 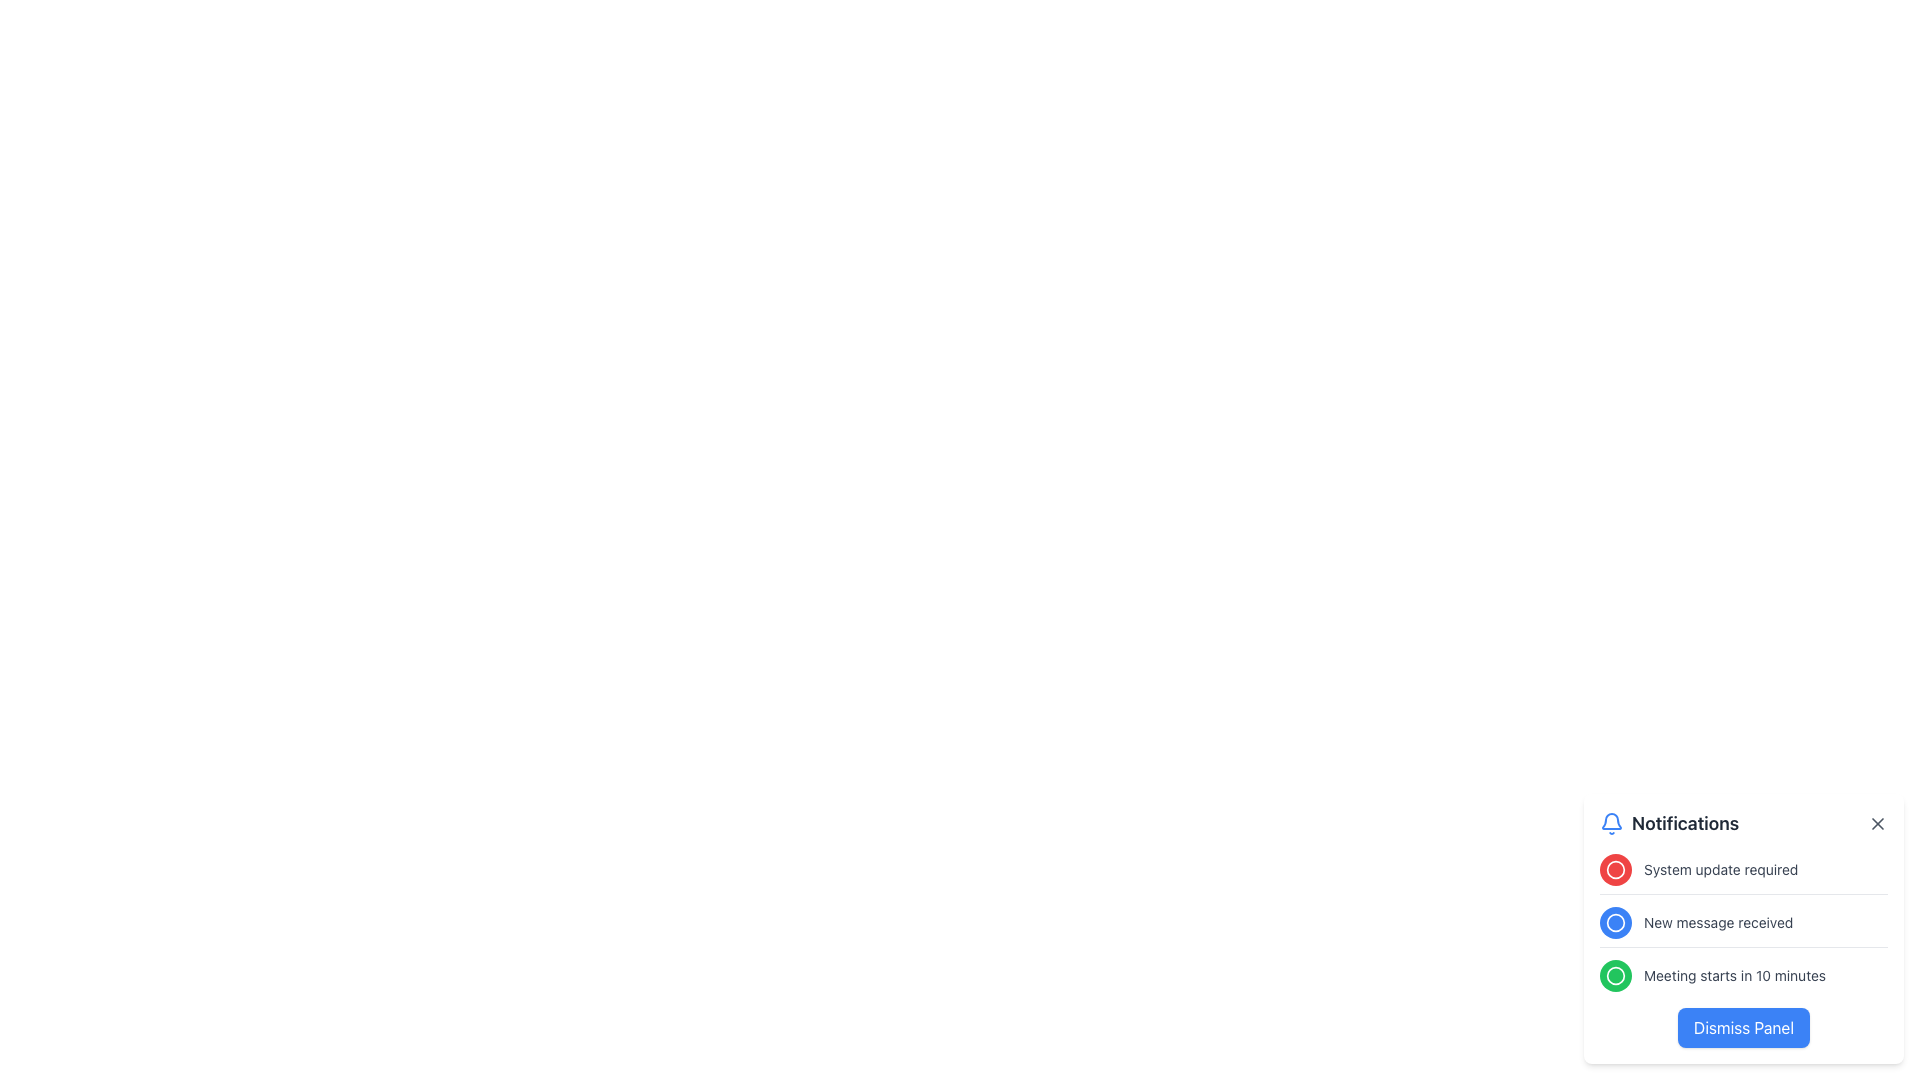 What do you see at coordinates (1616, 922) in the screenshot?
I see `the blue circular icon with a white circle inside, located beside the text 'New message received' in the notification panel` at bounding box center [1616, 922].